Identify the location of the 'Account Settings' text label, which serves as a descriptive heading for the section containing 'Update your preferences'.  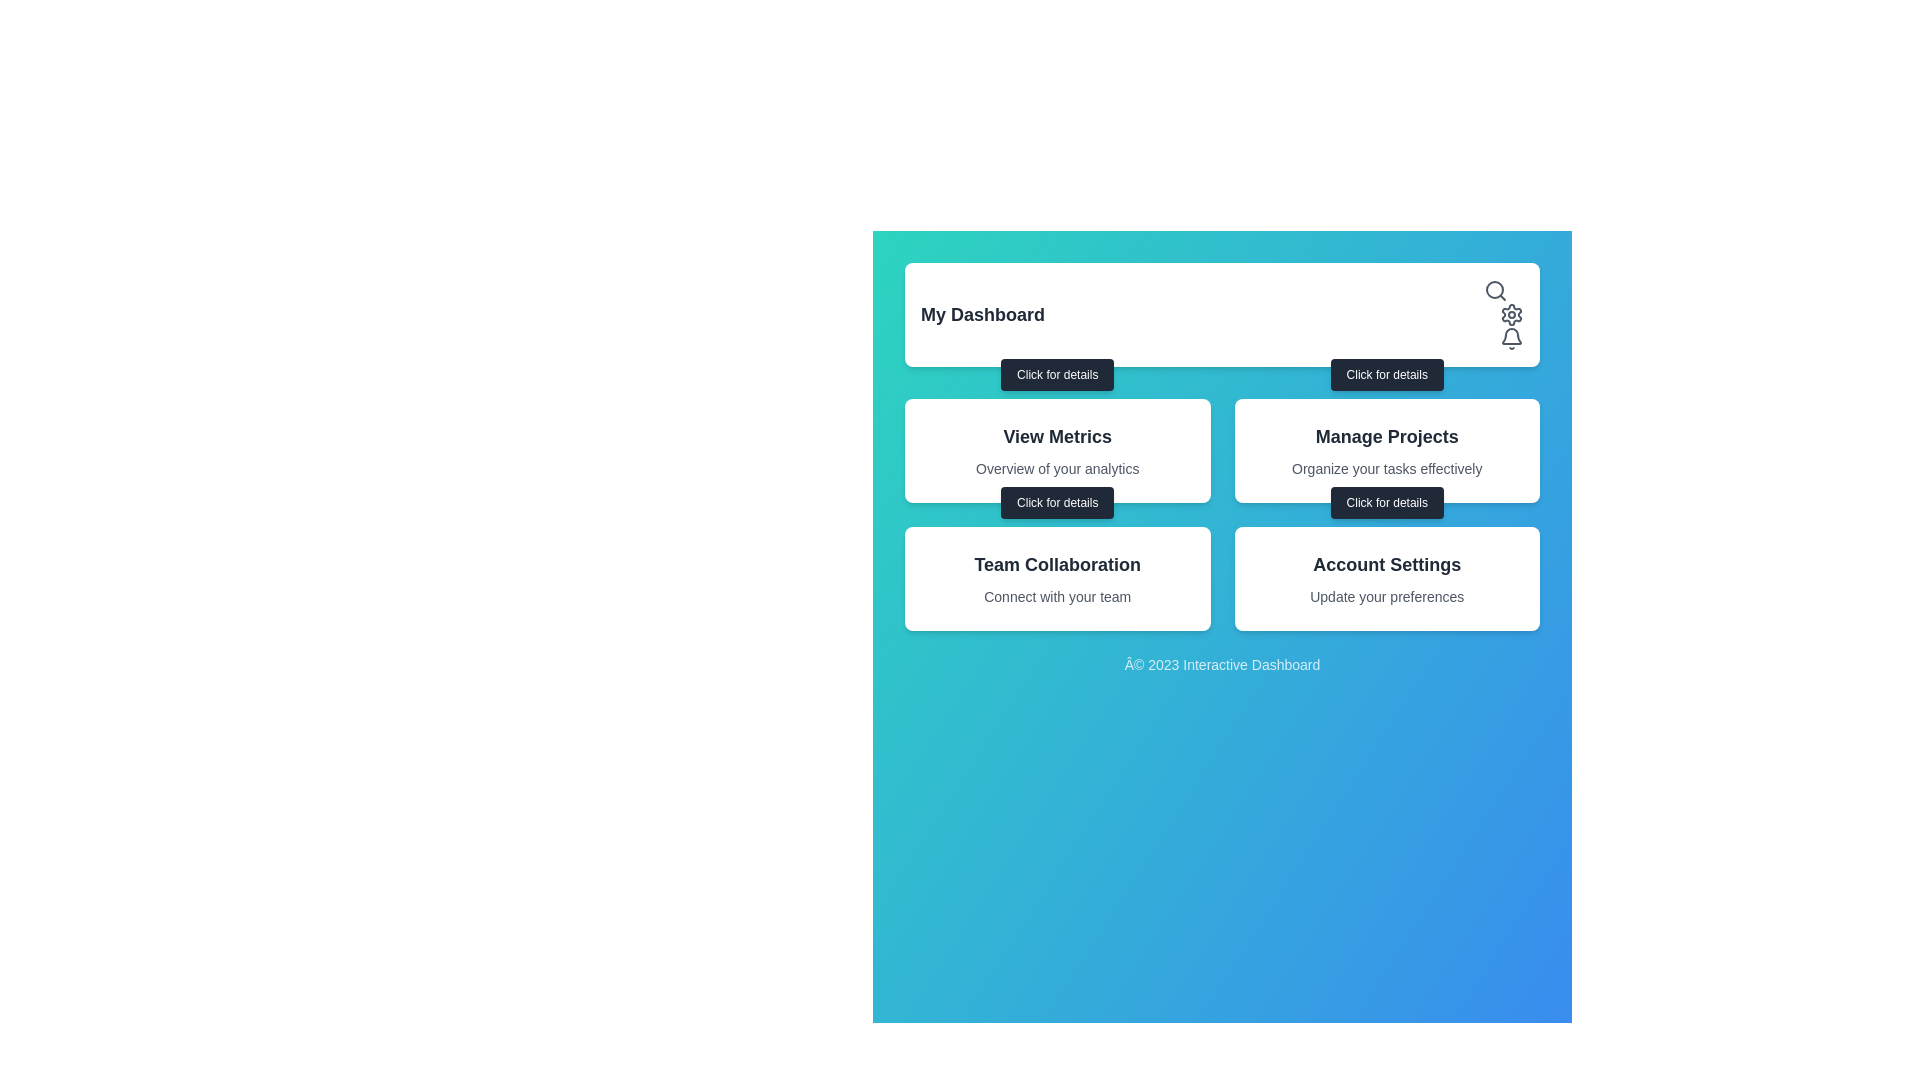
(1386, 564).